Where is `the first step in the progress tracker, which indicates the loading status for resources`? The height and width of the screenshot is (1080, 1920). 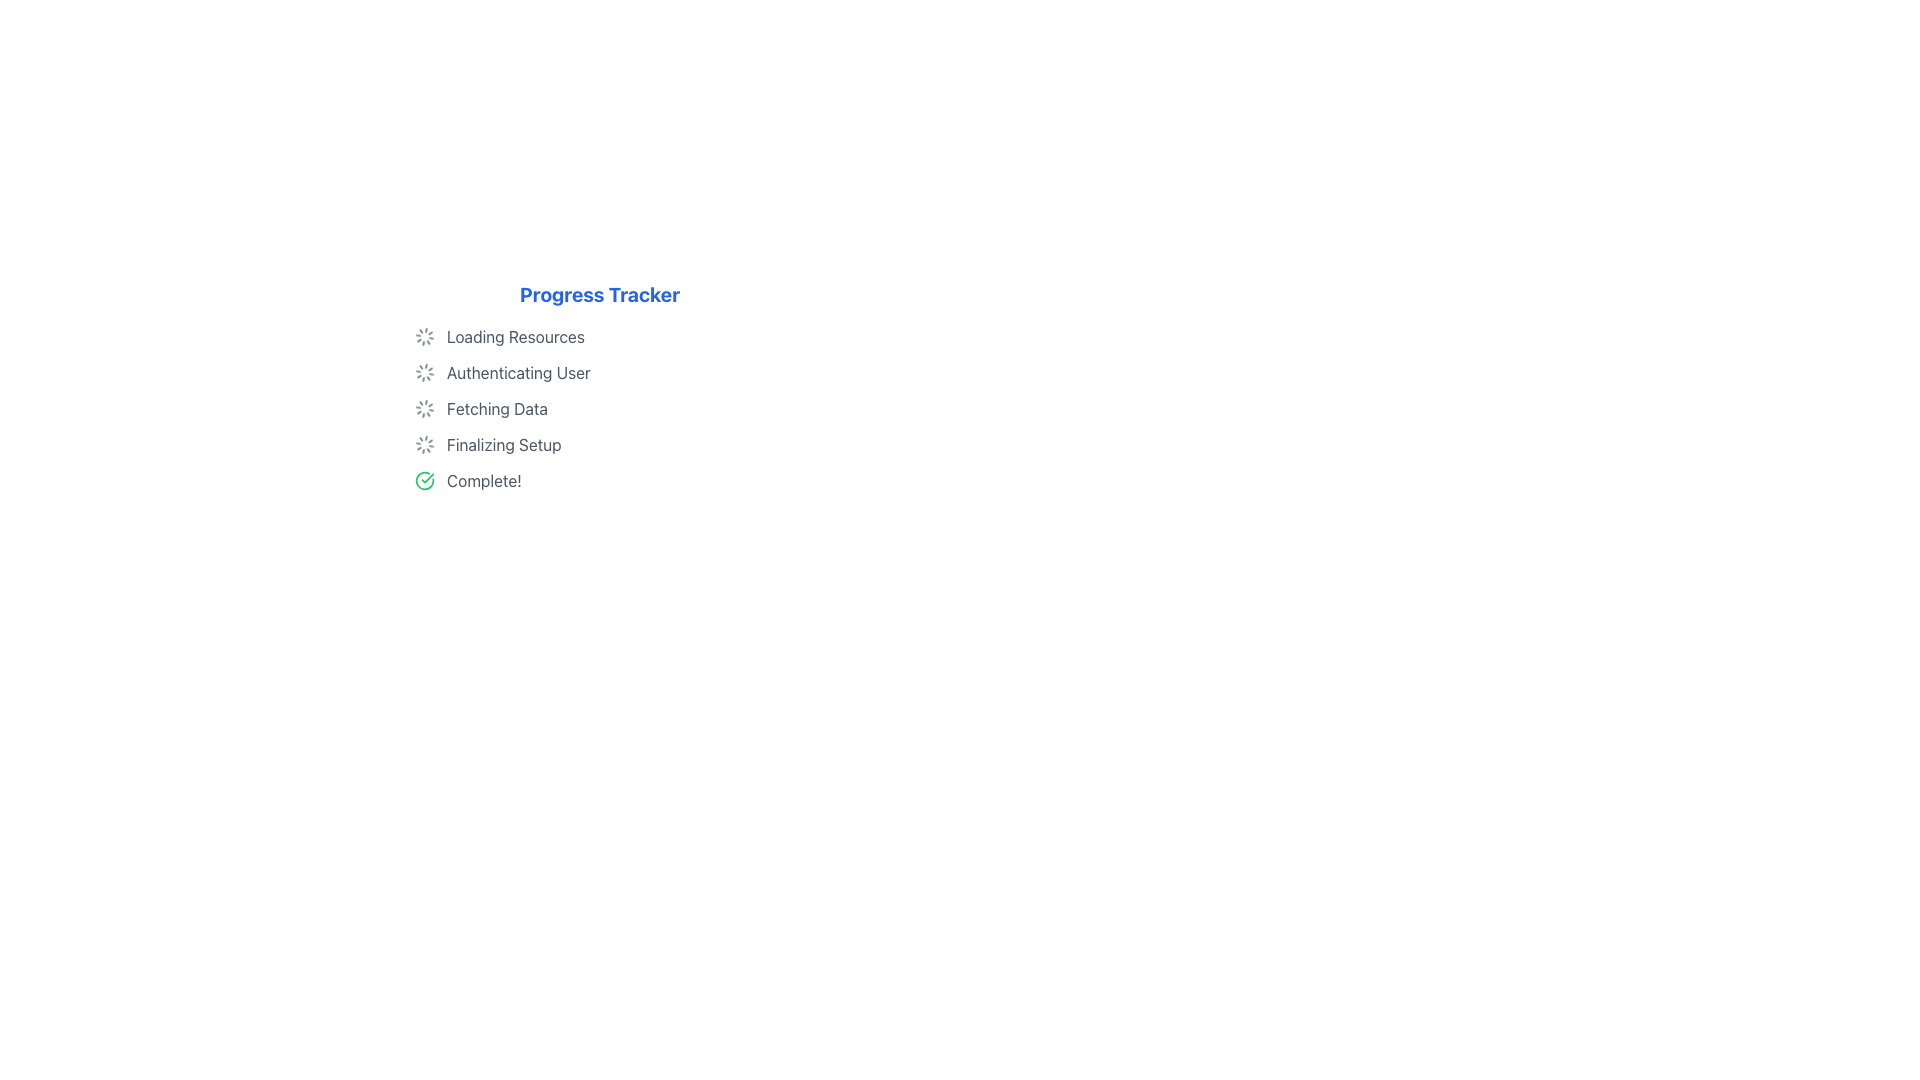
the first step in the progress tracker, which indicates the loading status for resources is located at coordinates (599, 335).